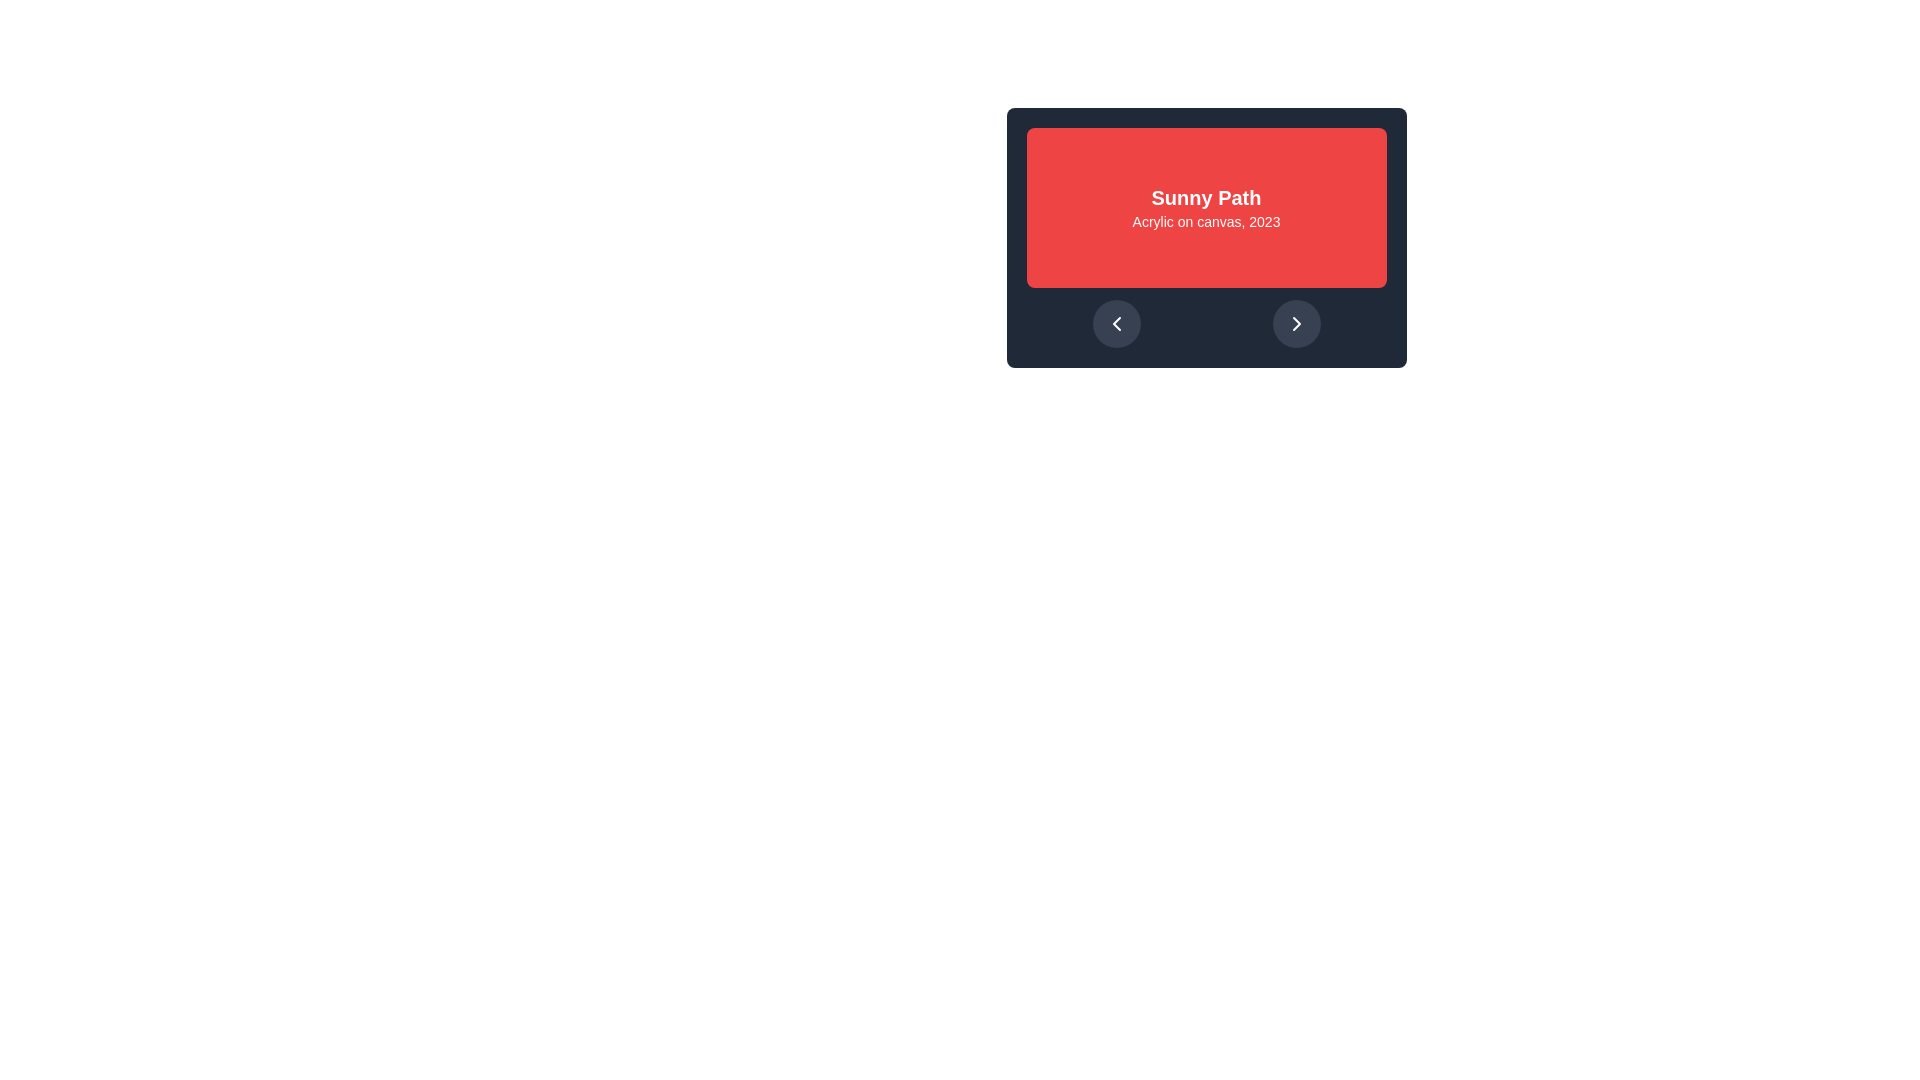 This screenshot has width=1920, height=1080. What do you see at coordinates (1115, 323) in the screenshot?
I see `the left-facing chevron icon button` at bounding box center [1115, 323].